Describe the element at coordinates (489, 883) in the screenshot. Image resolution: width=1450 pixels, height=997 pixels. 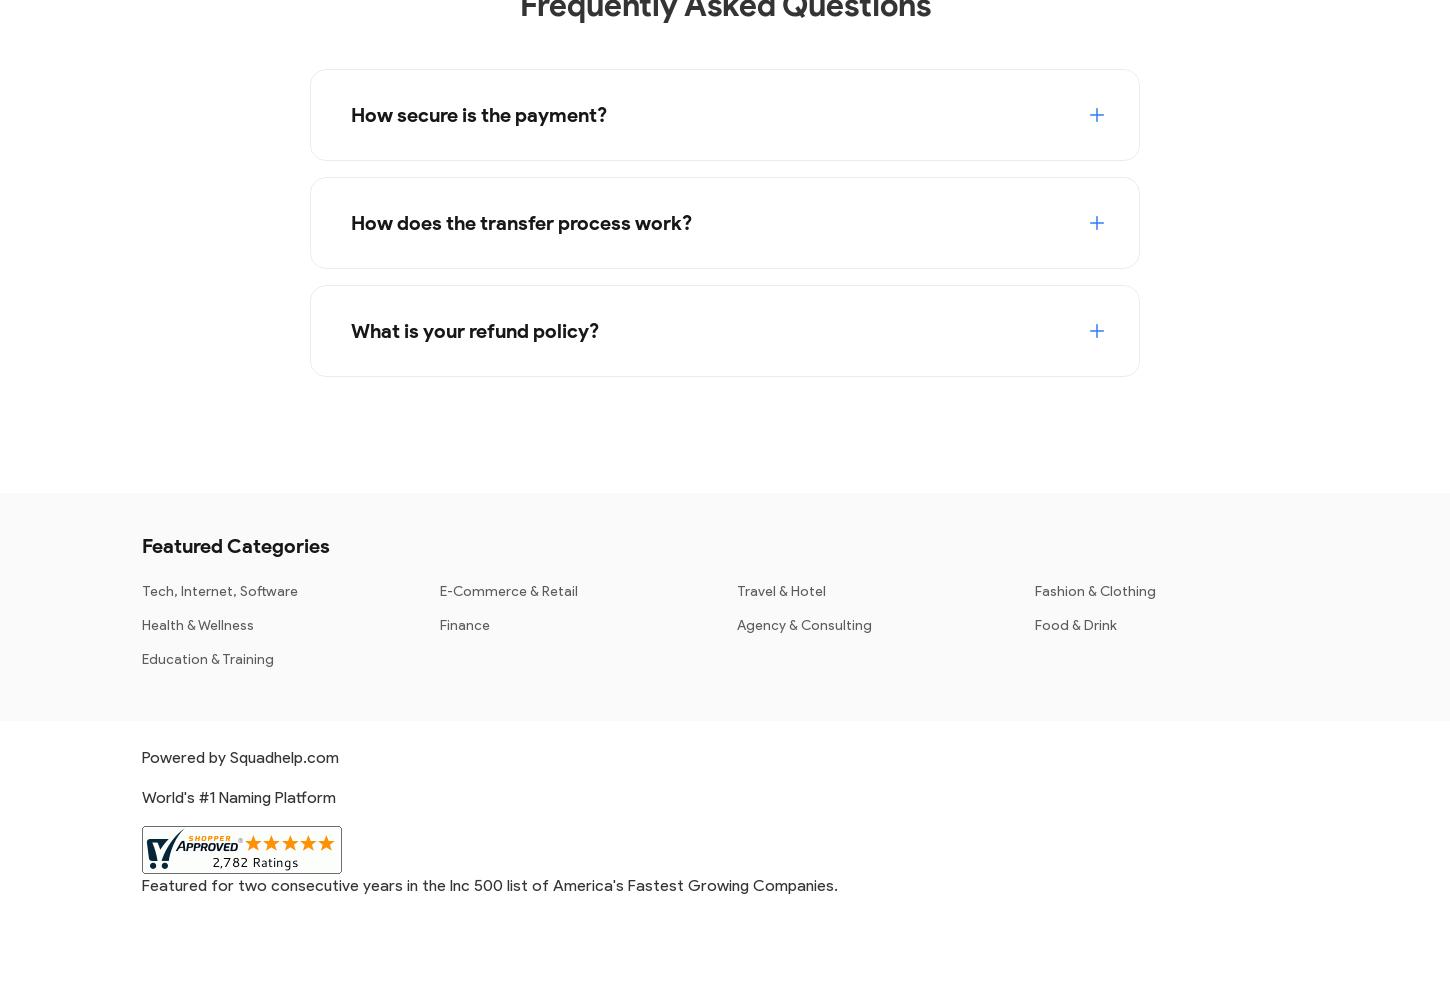
I see `'Featured for two consecutive years in the Inc 500 list of America's Fastest Growing Companies.'` at that location.